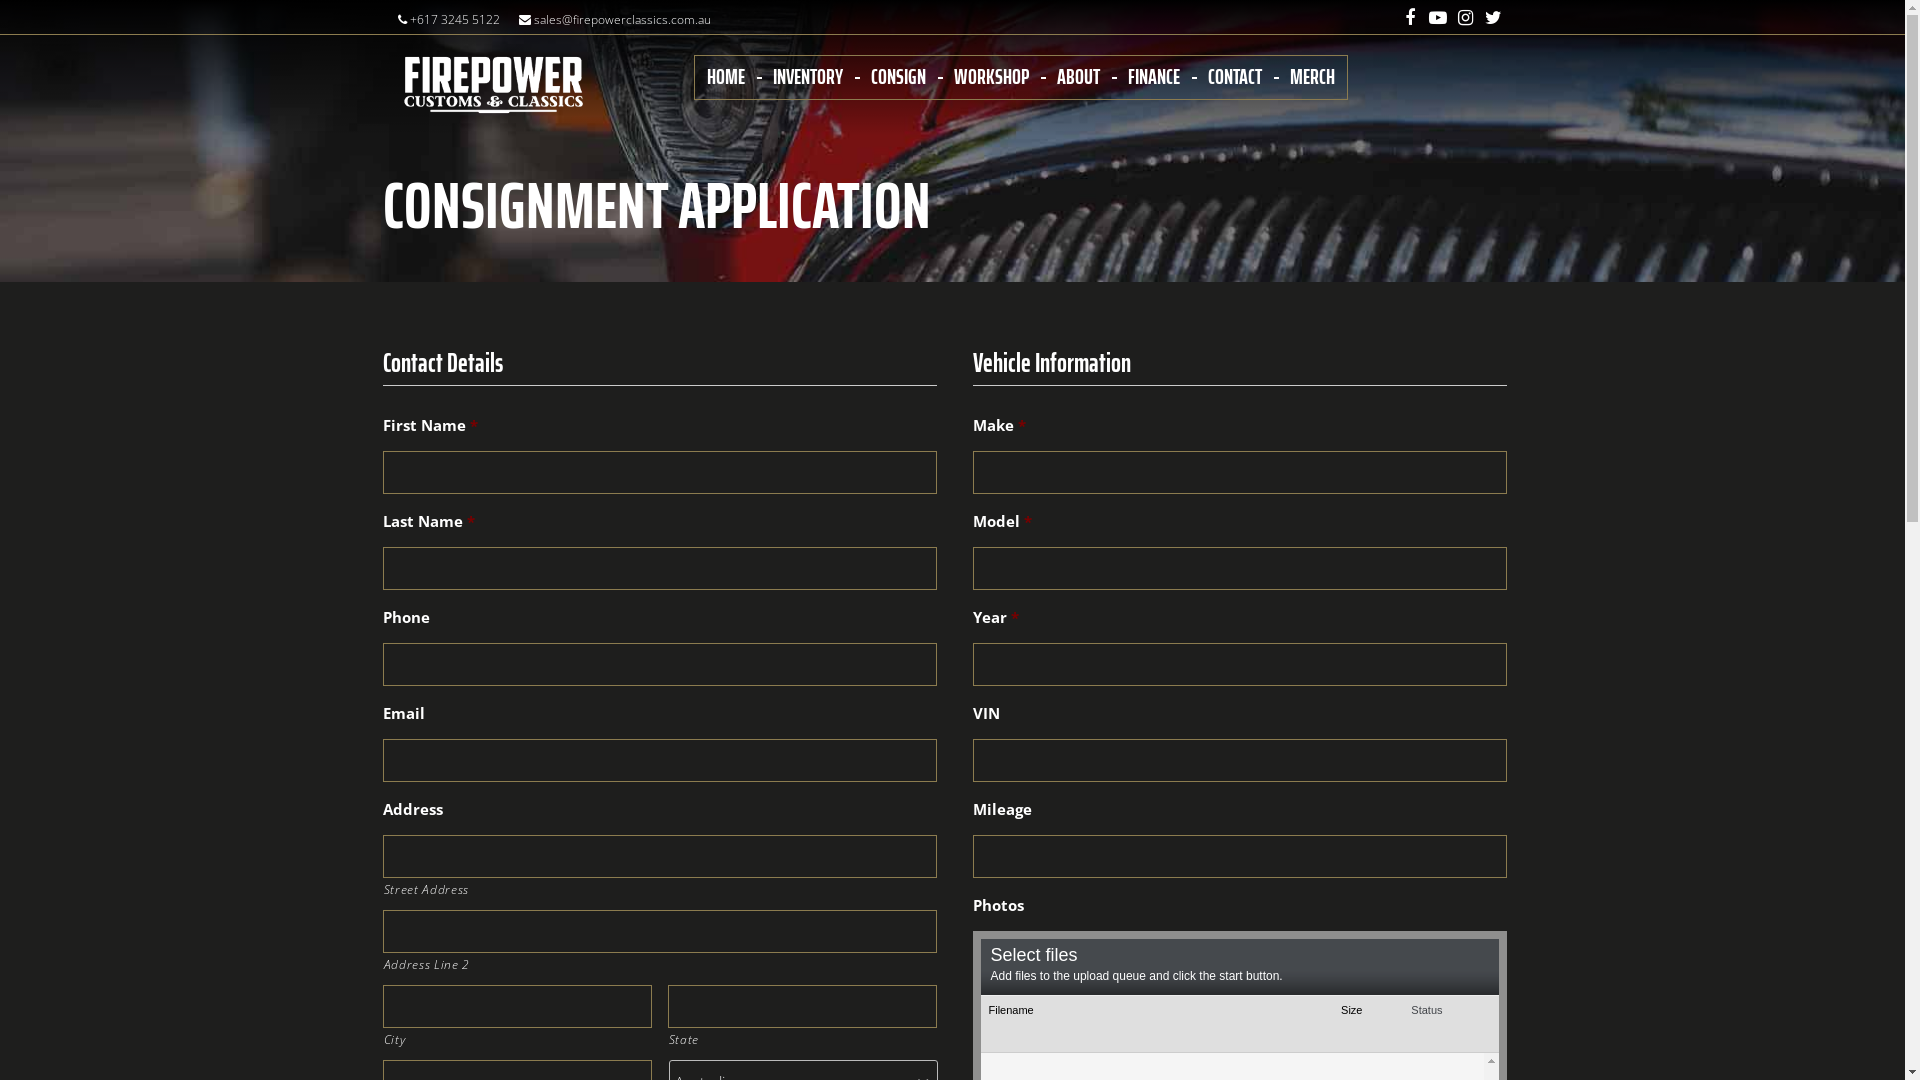 This screenshot has height=1080, width=1920. What do you see at coordinates (1290, 75) in the screenshot?
I see `'MERCH'` at bounding box center [1290, 75].